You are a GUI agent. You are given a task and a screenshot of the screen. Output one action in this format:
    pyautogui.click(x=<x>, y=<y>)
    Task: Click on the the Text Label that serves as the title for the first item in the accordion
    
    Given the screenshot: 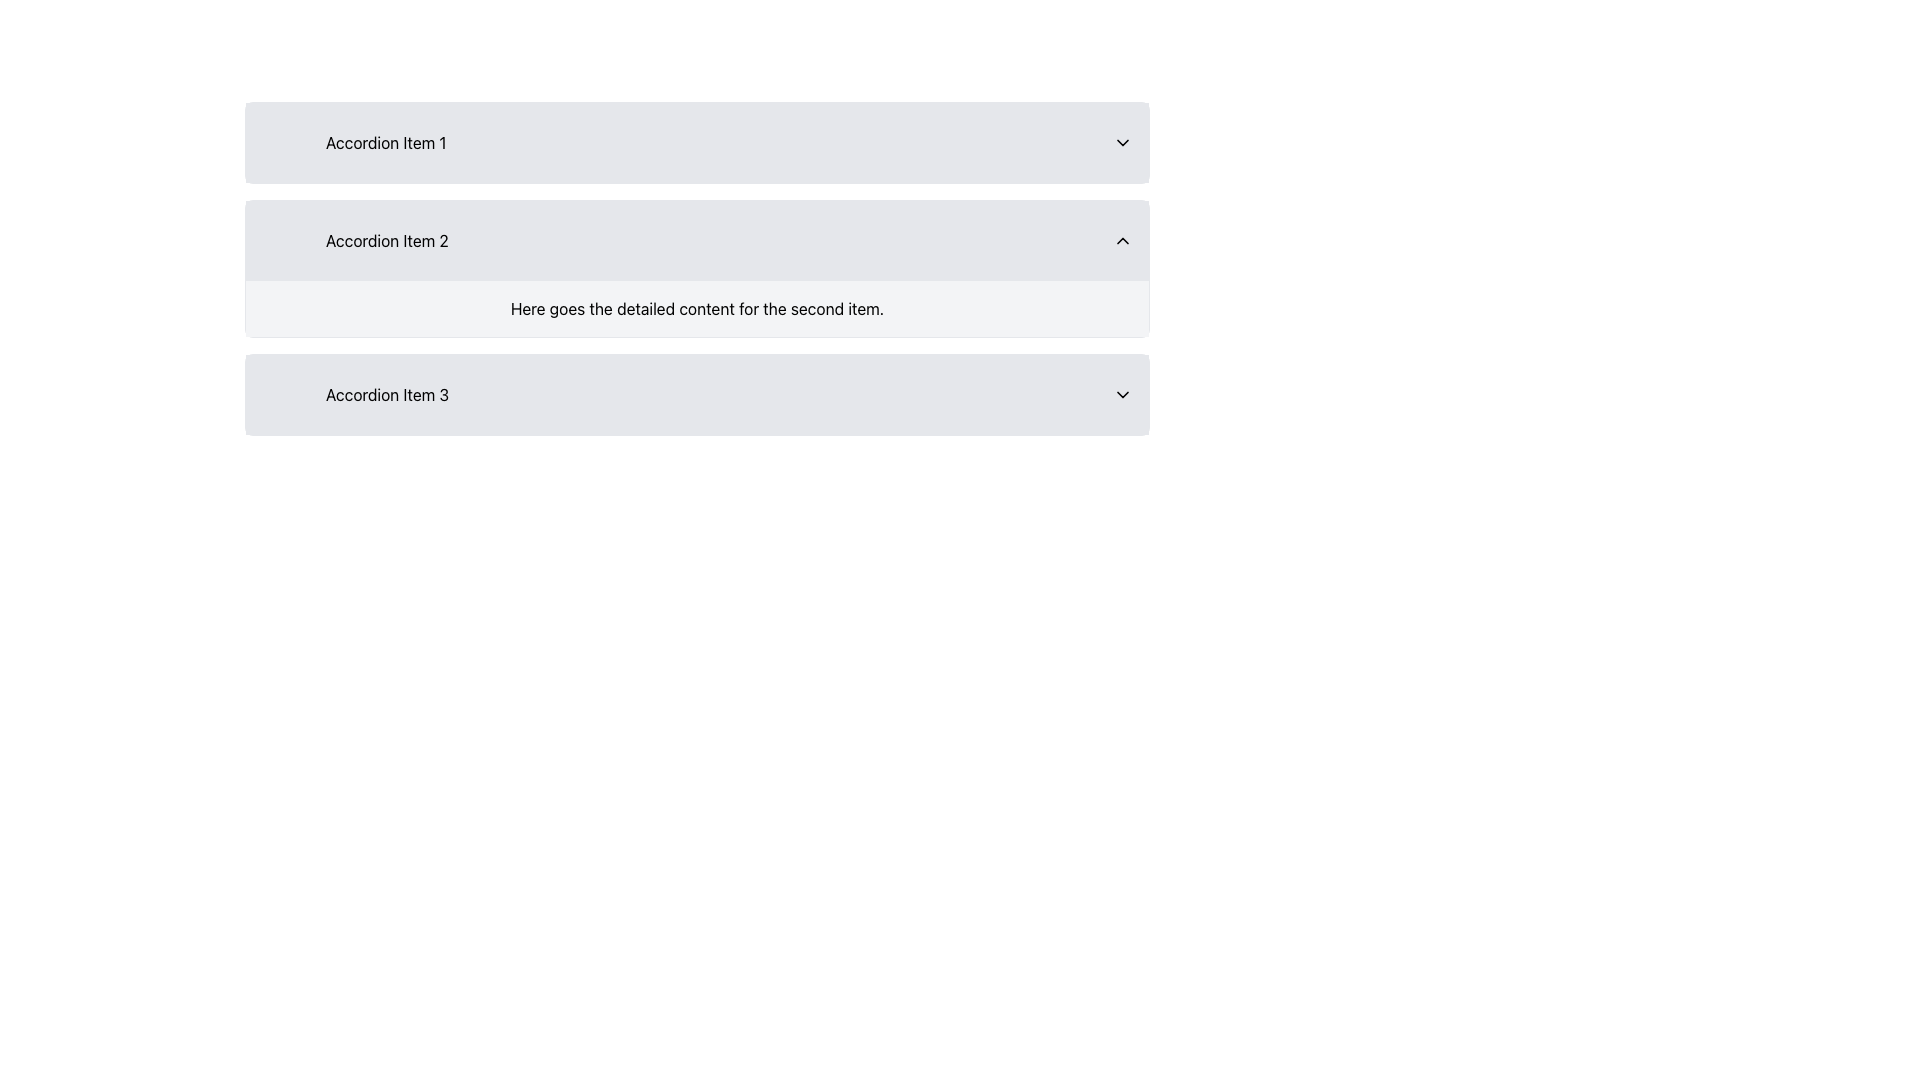 What is the action you would take?
    pyautogui.click(x=386, y=141)
    